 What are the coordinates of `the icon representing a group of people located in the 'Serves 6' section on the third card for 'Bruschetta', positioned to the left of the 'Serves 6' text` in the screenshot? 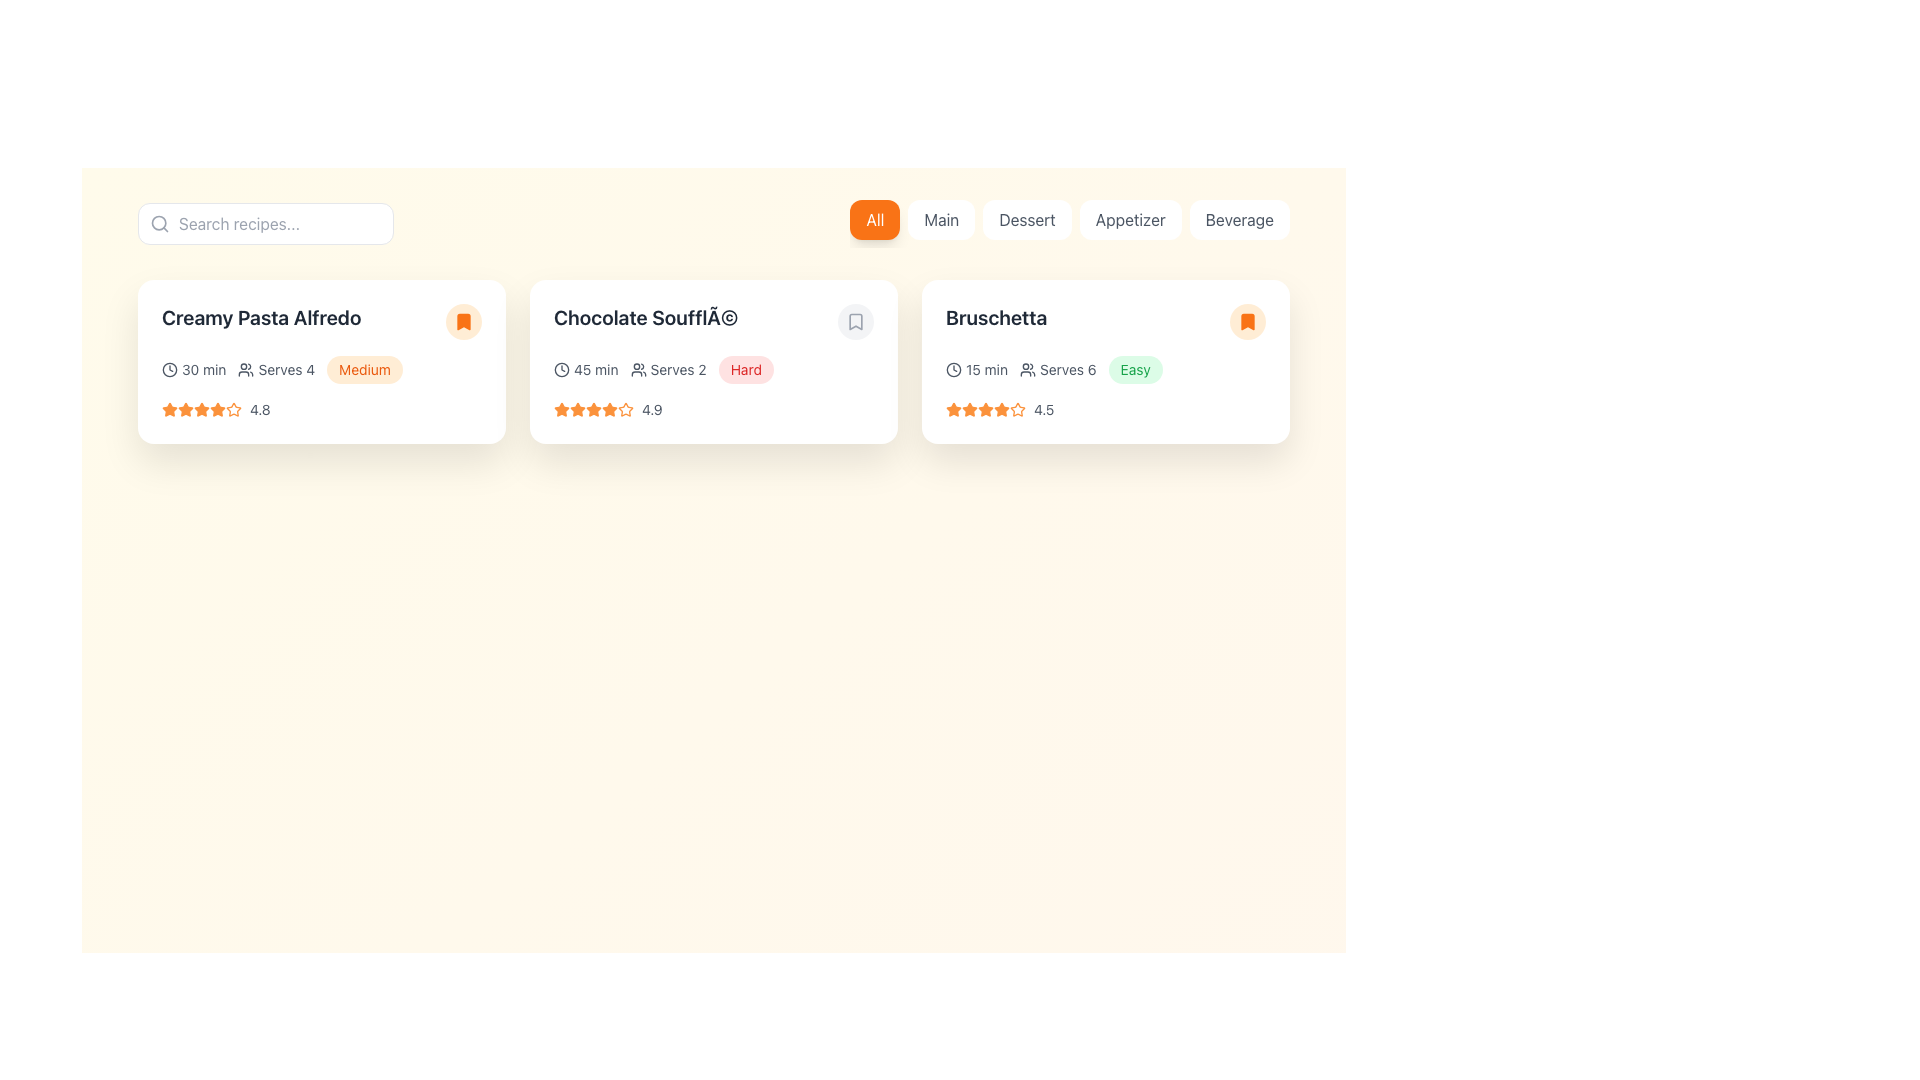 It's located at (1027, 370).